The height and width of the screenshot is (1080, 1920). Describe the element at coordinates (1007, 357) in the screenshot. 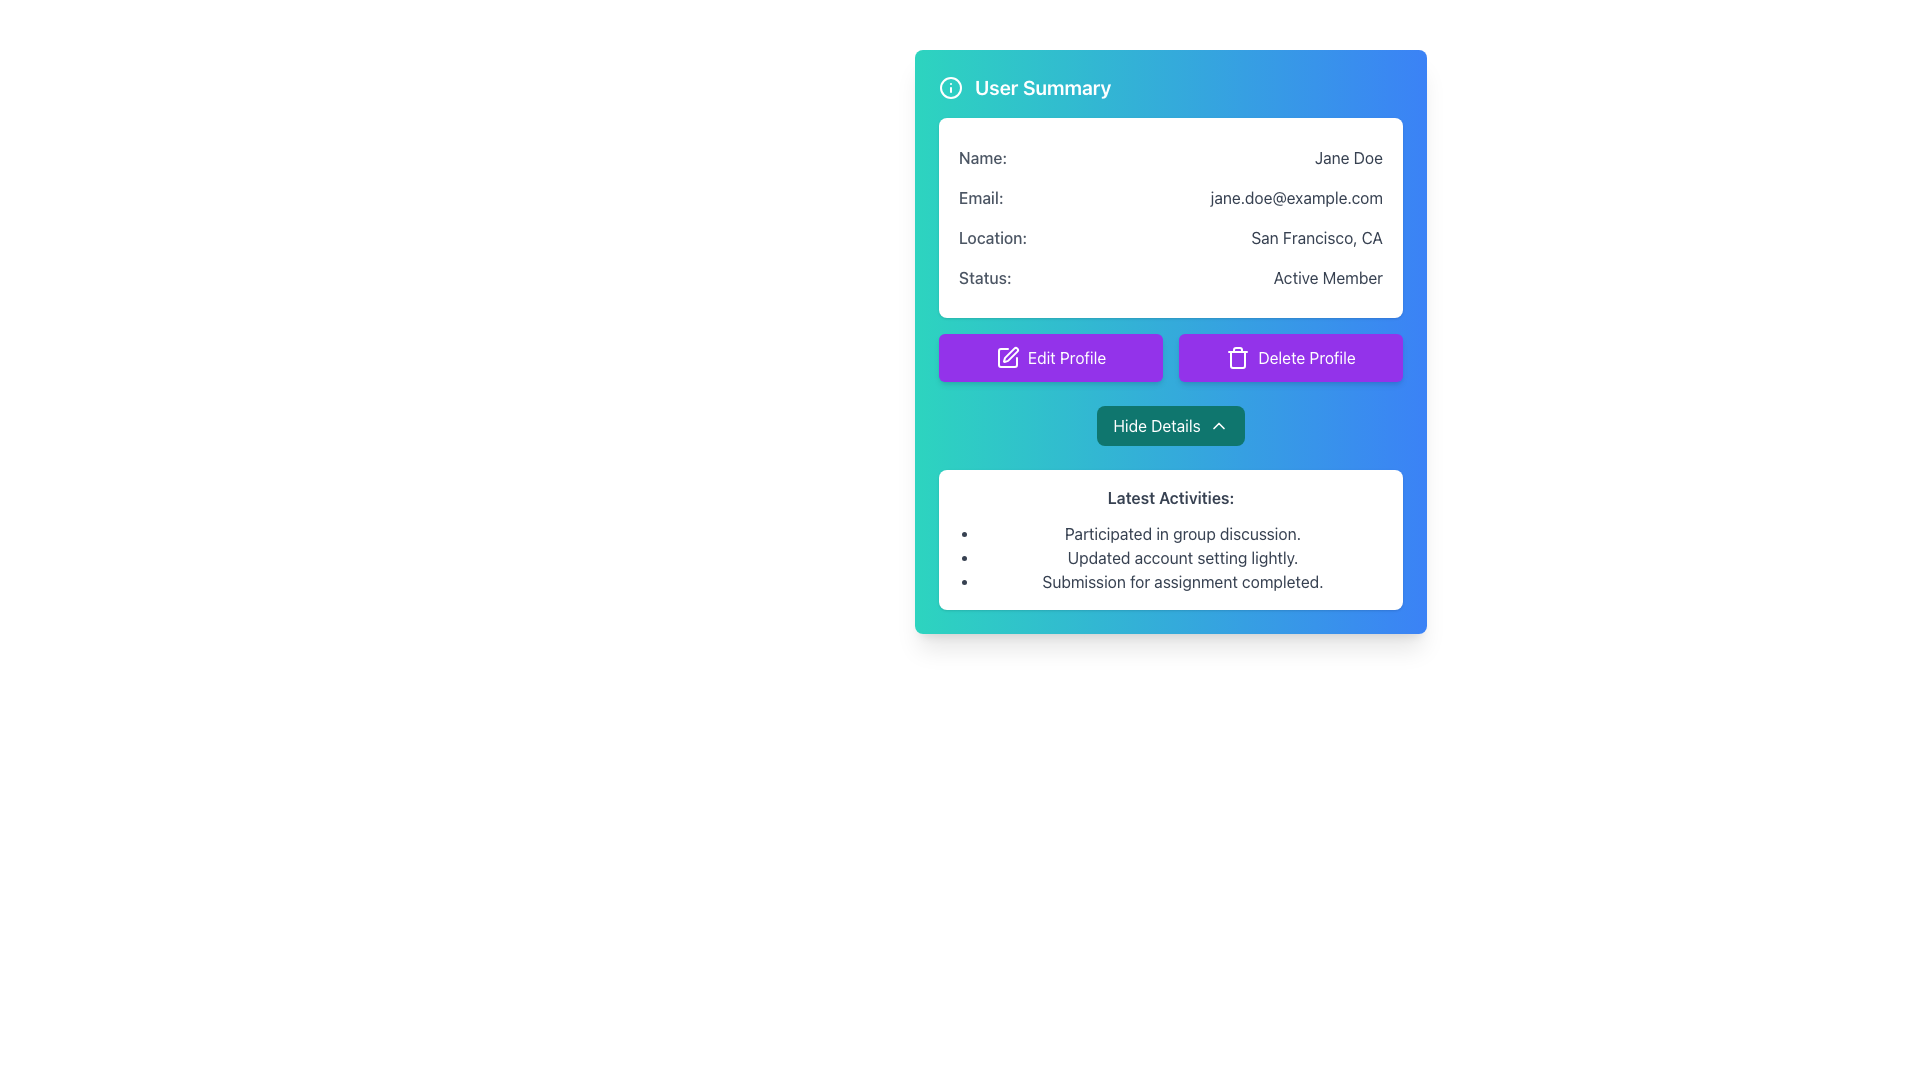

I see `the edit icon within the 'Edit Profile' button, which allows users to modify their profile information` at that location.